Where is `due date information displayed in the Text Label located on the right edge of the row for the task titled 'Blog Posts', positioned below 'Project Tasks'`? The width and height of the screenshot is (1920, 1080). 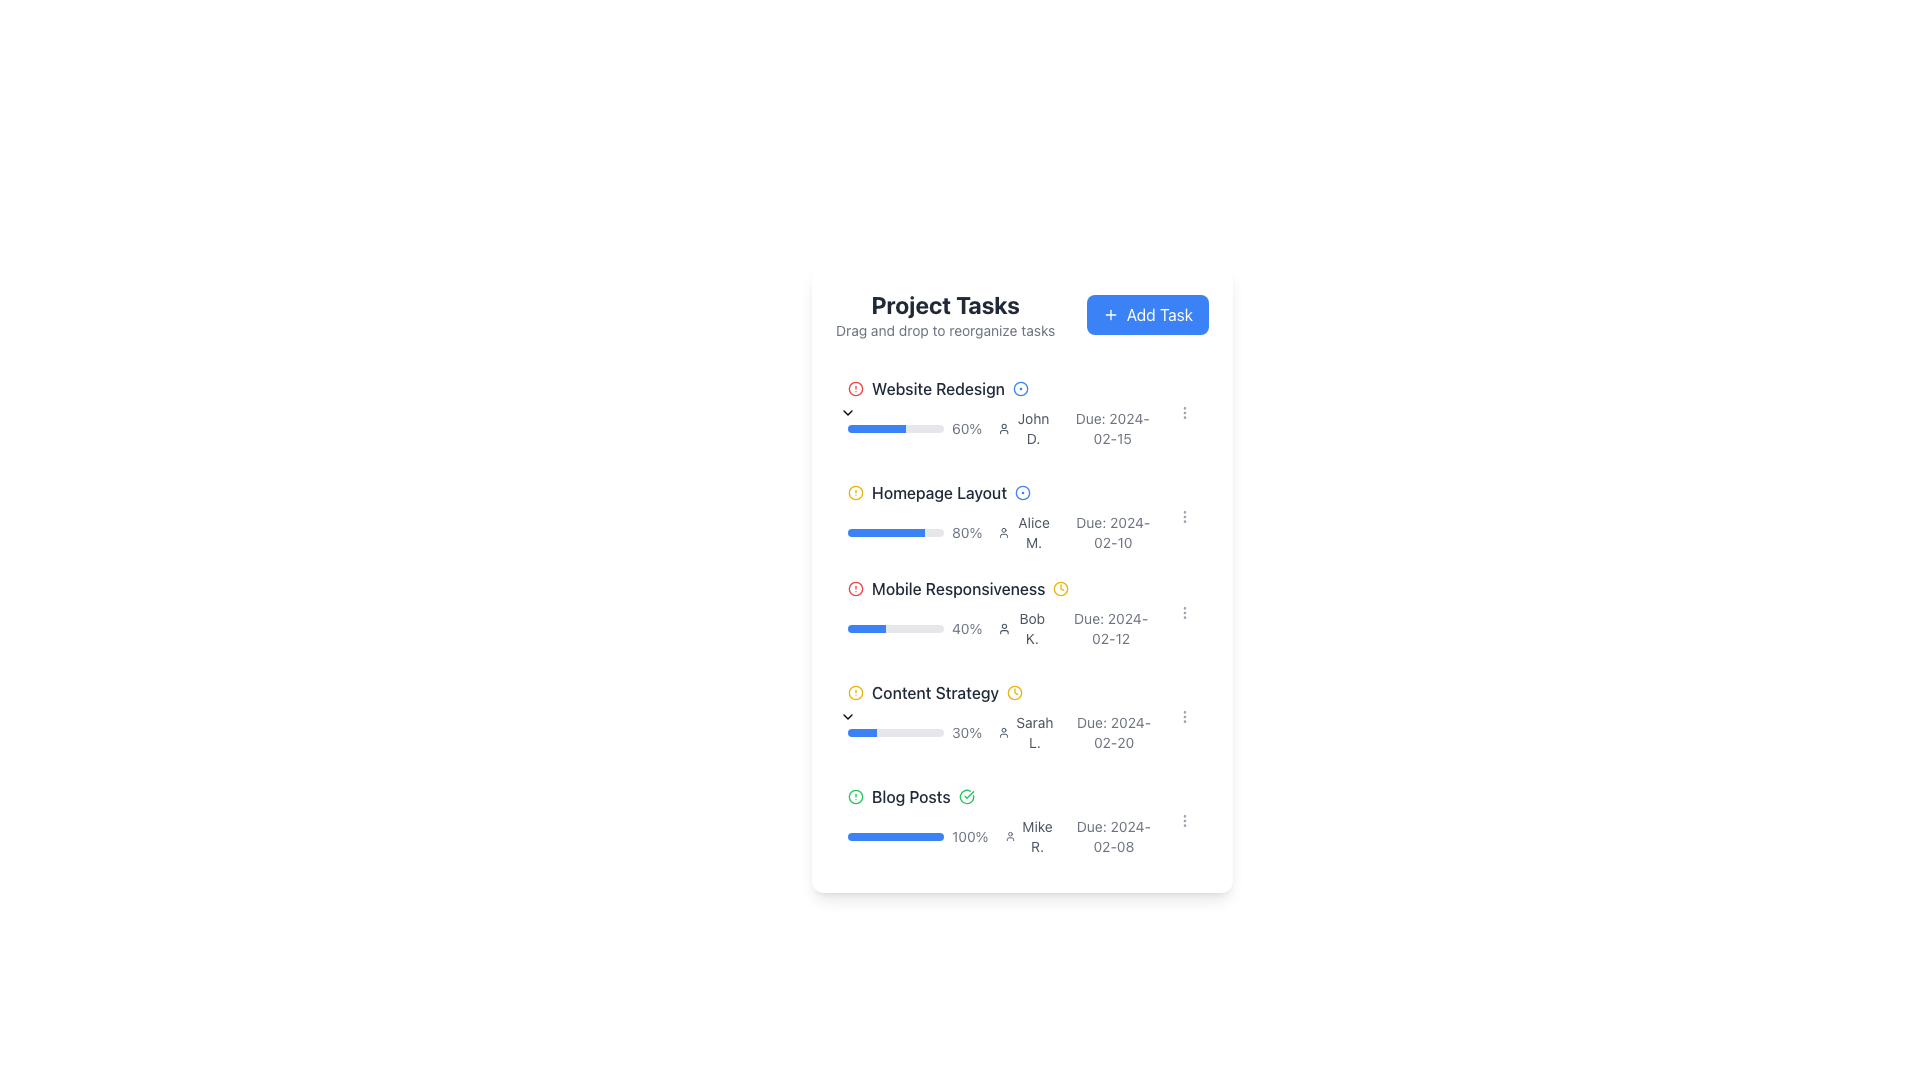 due date information displayed in the Text Label located on the right edge of the row for the task titled 'Blog Posts', positioned below 'Project Tasks' is located at coordinates (1112, 837).